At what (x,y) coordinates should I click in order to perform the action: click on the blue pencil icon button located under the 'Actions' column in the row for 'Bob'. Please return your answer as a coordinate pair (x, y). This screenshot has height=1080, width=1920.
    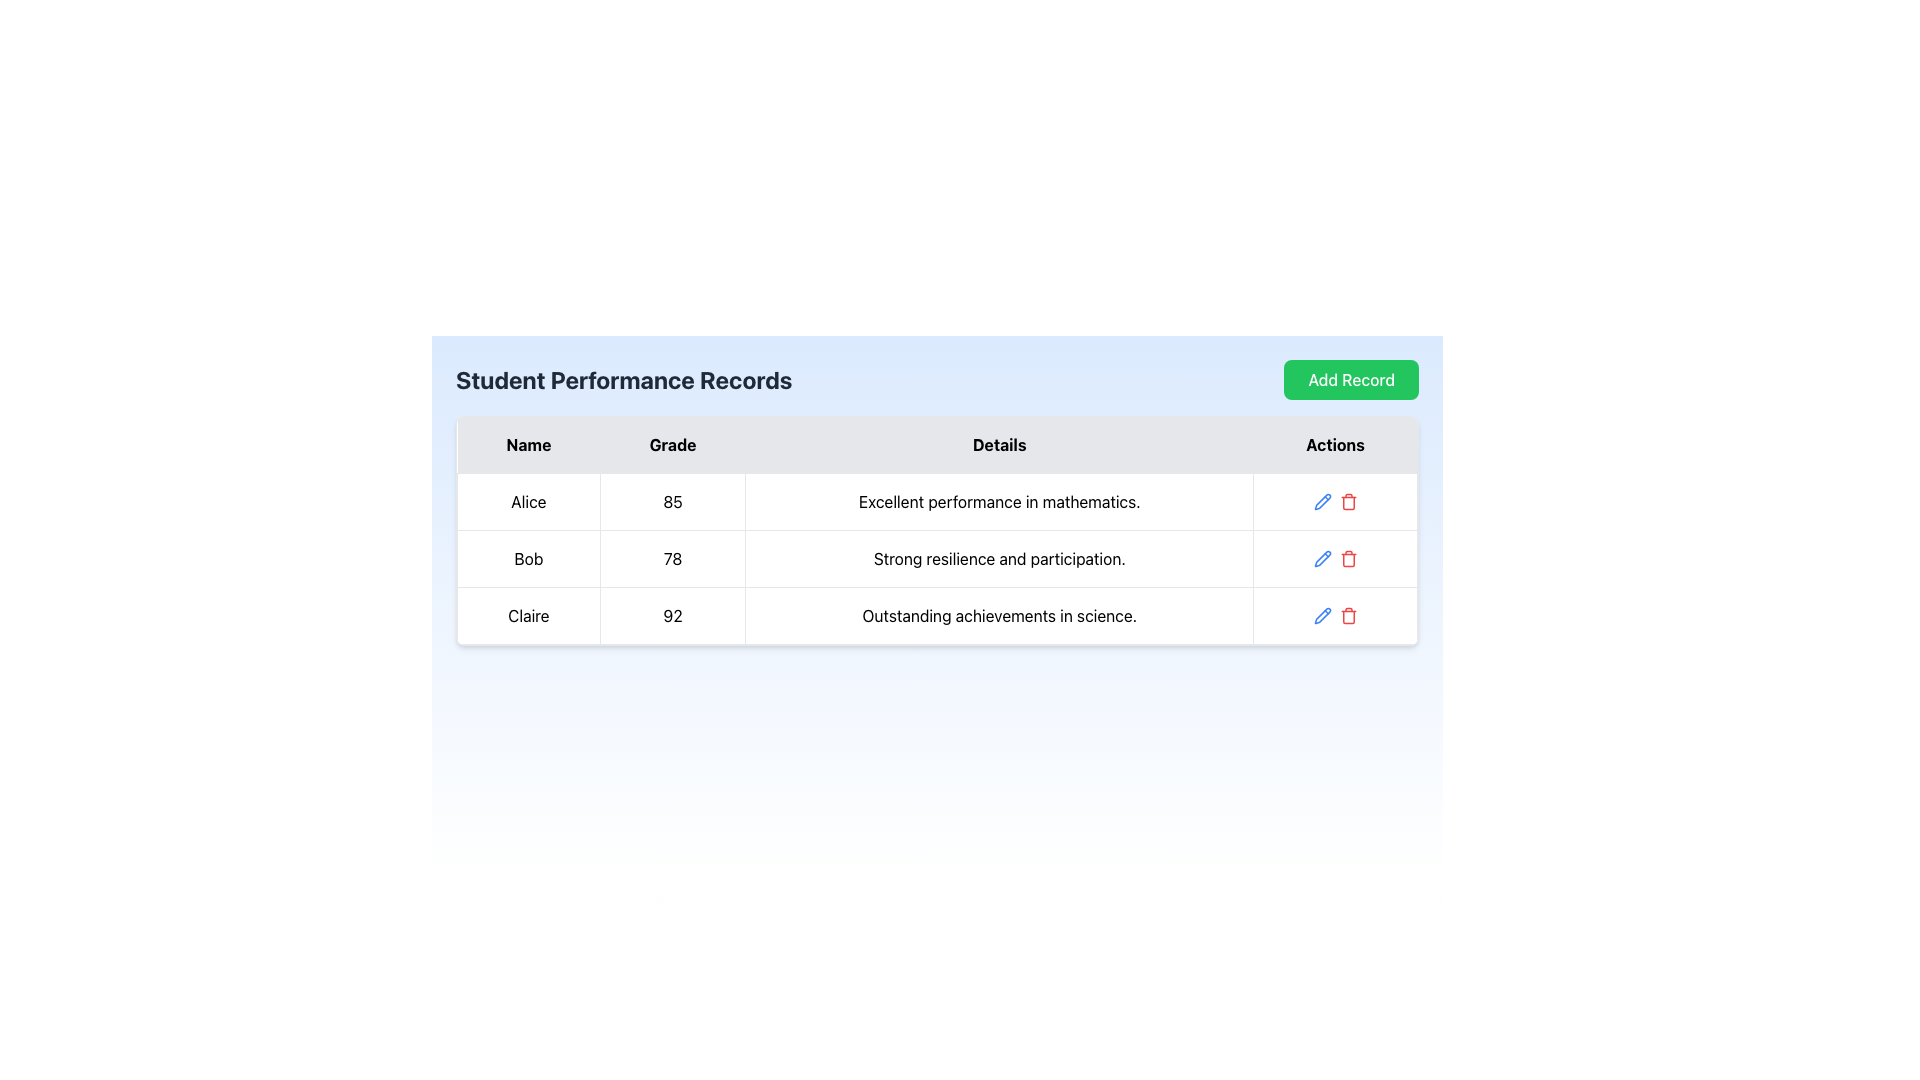
    Looking at the image, I should click on (1322, 500).